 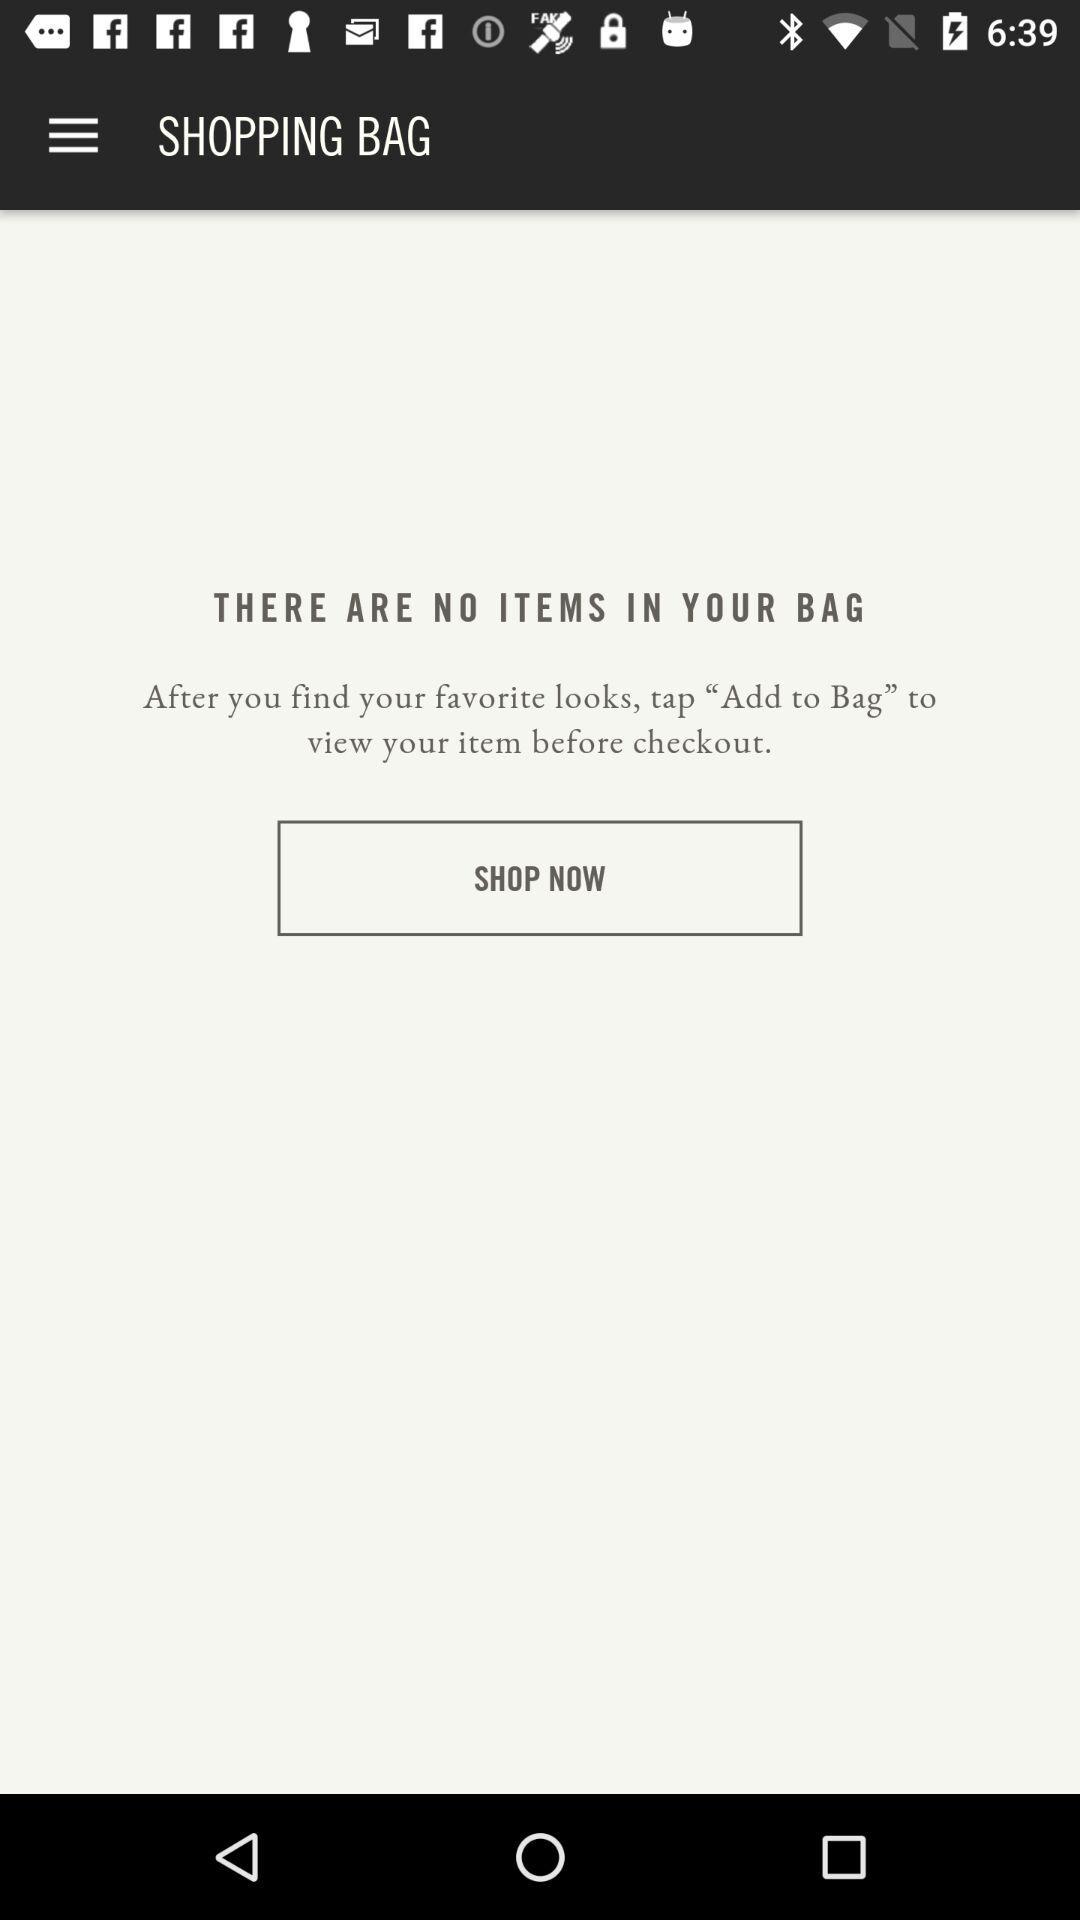 What do you see at coordinates (538, 606) in the screenshot?
I see `there are no item` at bounding box center [538, 606].